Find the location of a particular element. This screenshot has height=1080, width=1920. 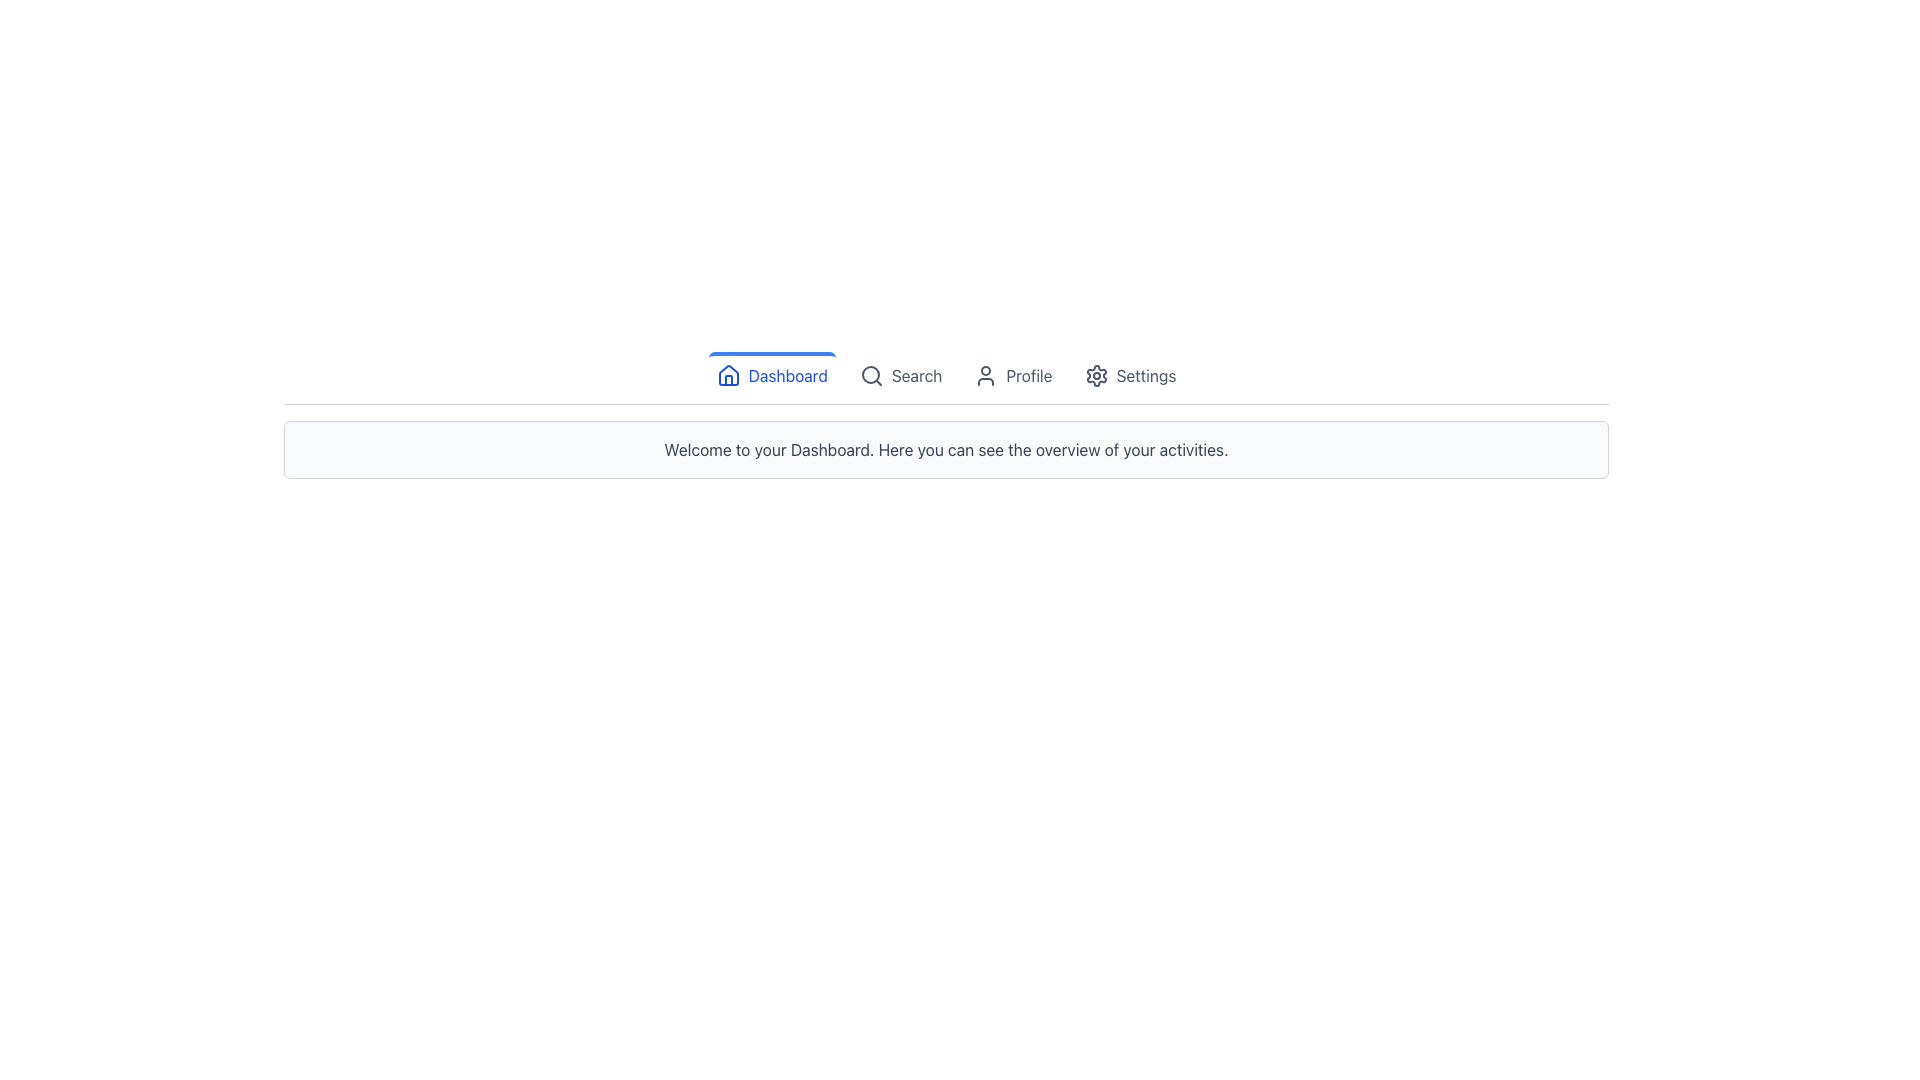

the 'Settings' button, which features a cogwheel icon and is located in the top-center section of the interface is located at coordinates (1130, 374).